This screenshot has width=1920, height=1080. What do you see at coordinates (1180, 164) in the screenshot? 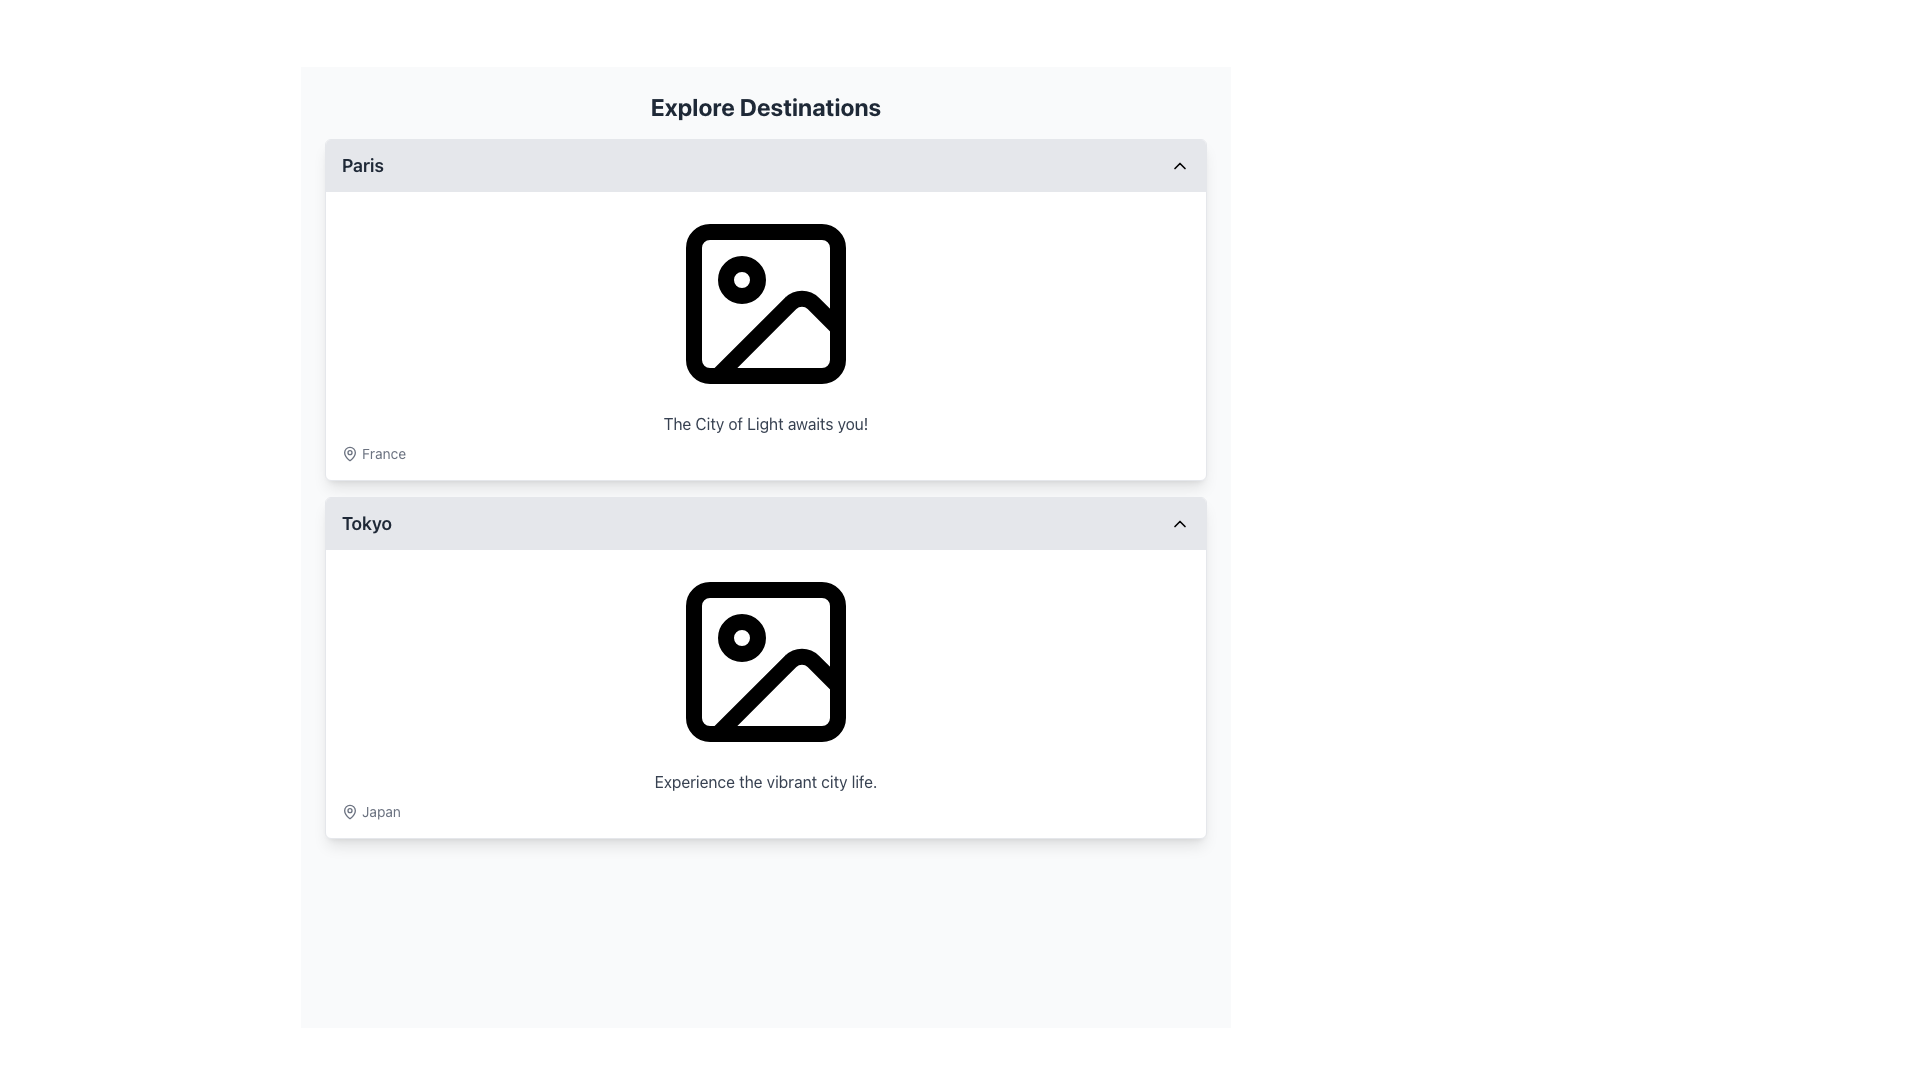
I see `the toggle icon` at bounding box center [1180, 164].